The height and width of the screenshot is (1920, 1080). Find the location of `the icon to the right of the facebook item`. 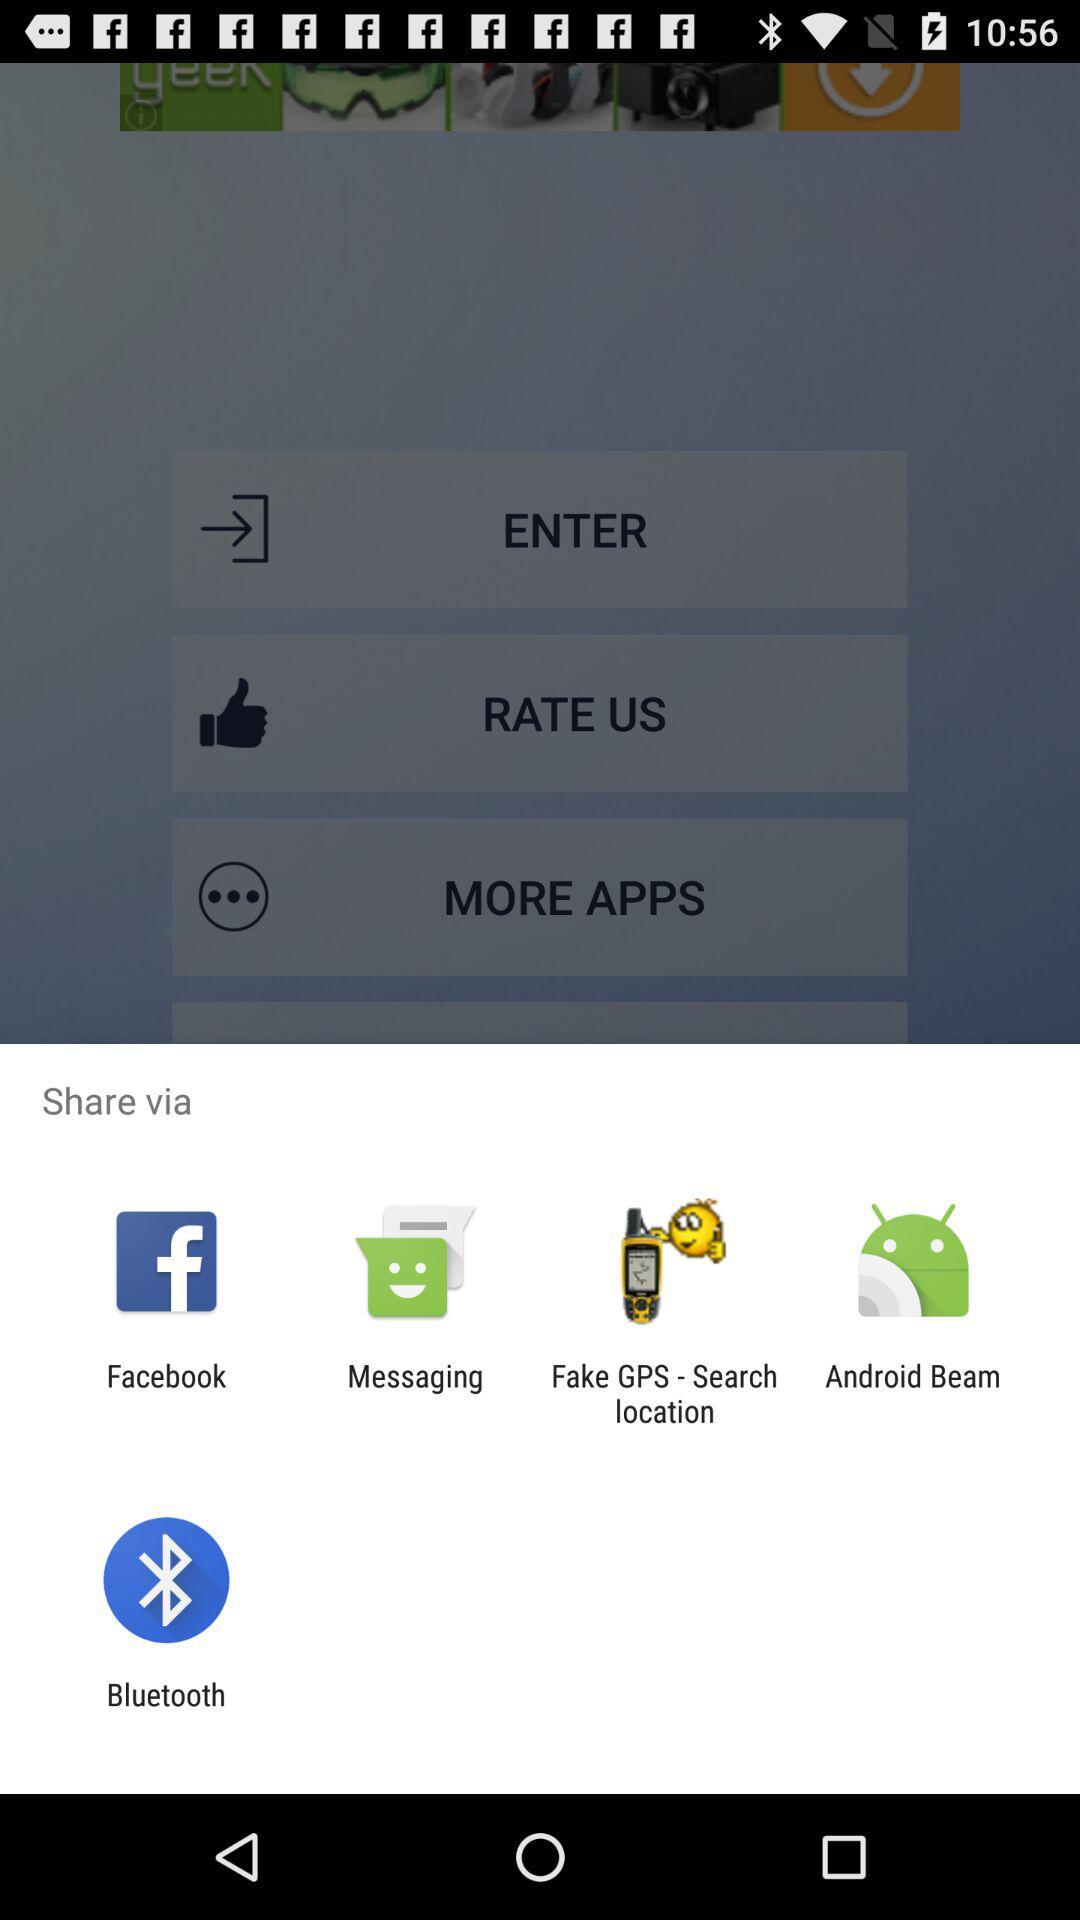

the icon to the right of the facebook item is located at coordinates (414, 1392).